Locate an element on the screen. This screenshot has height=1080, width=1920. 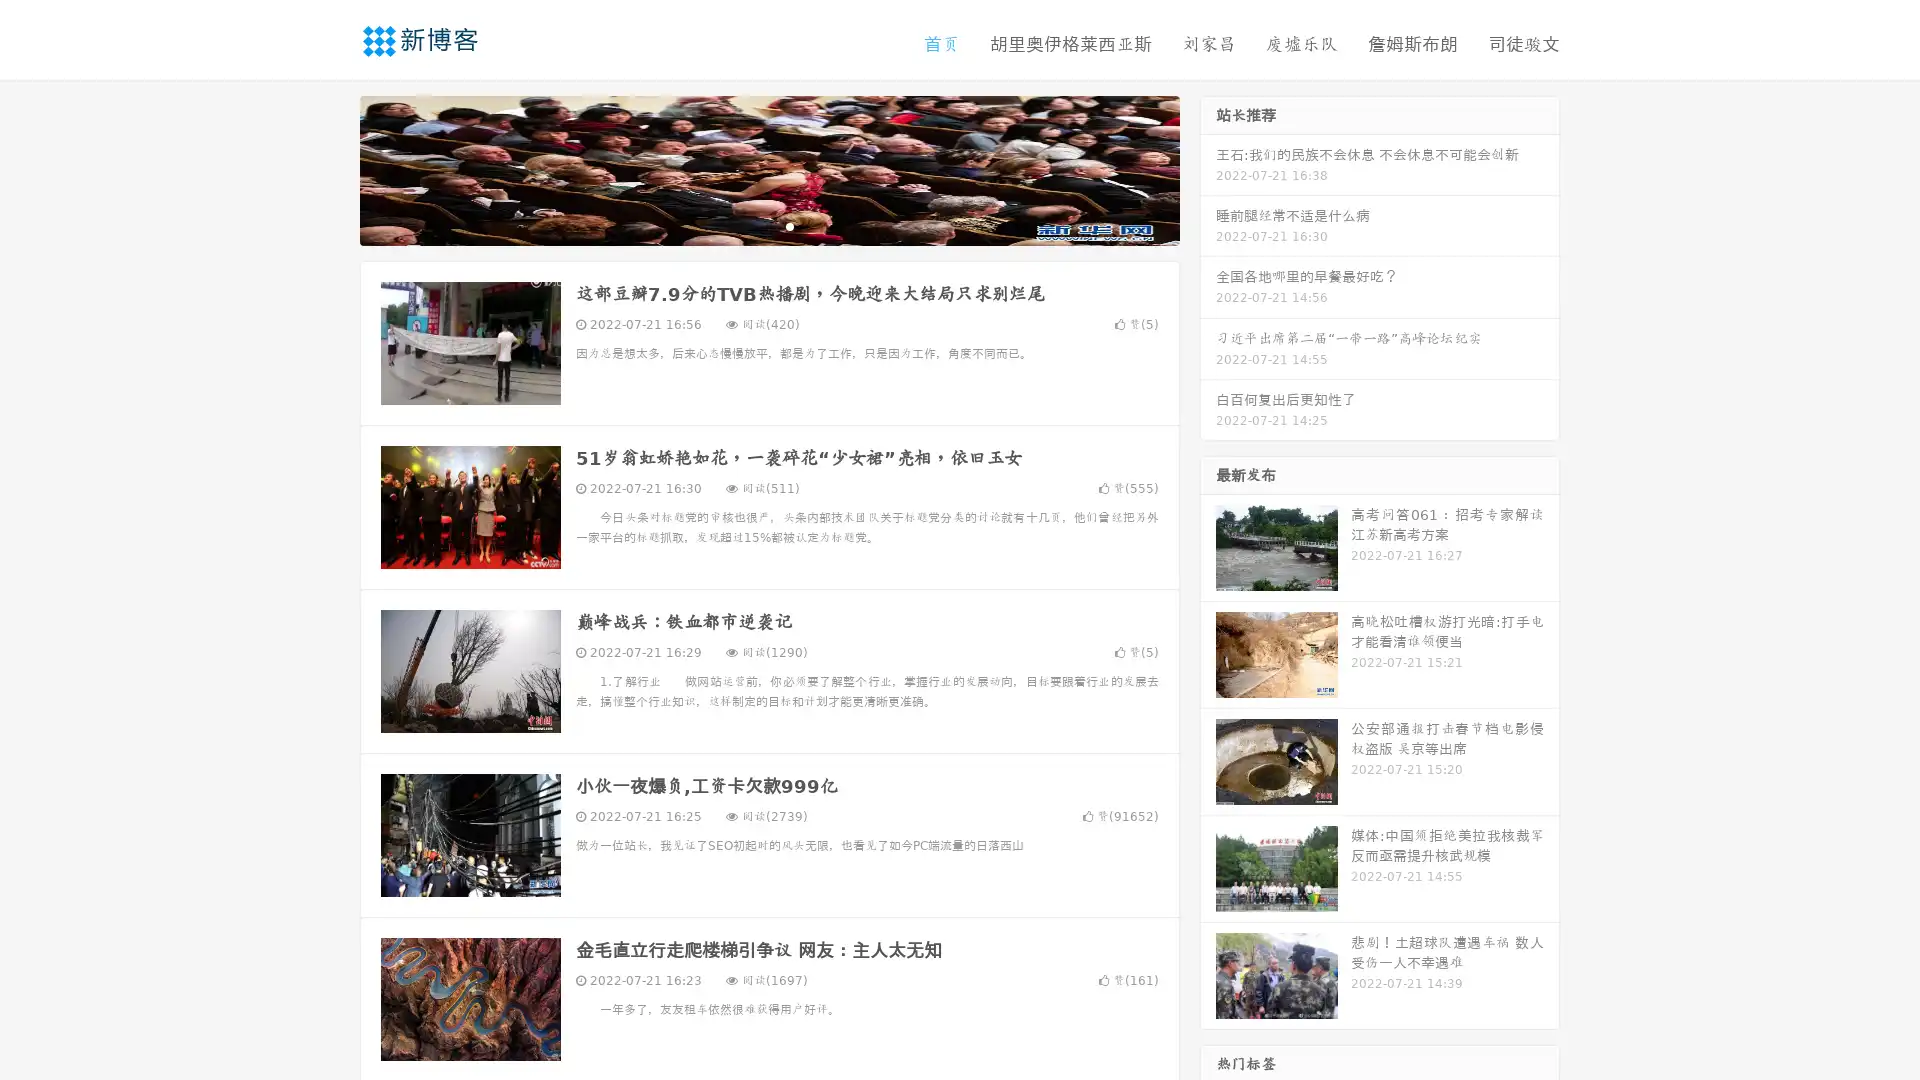
Go to slide 1 is located at coordinates (748, 225).